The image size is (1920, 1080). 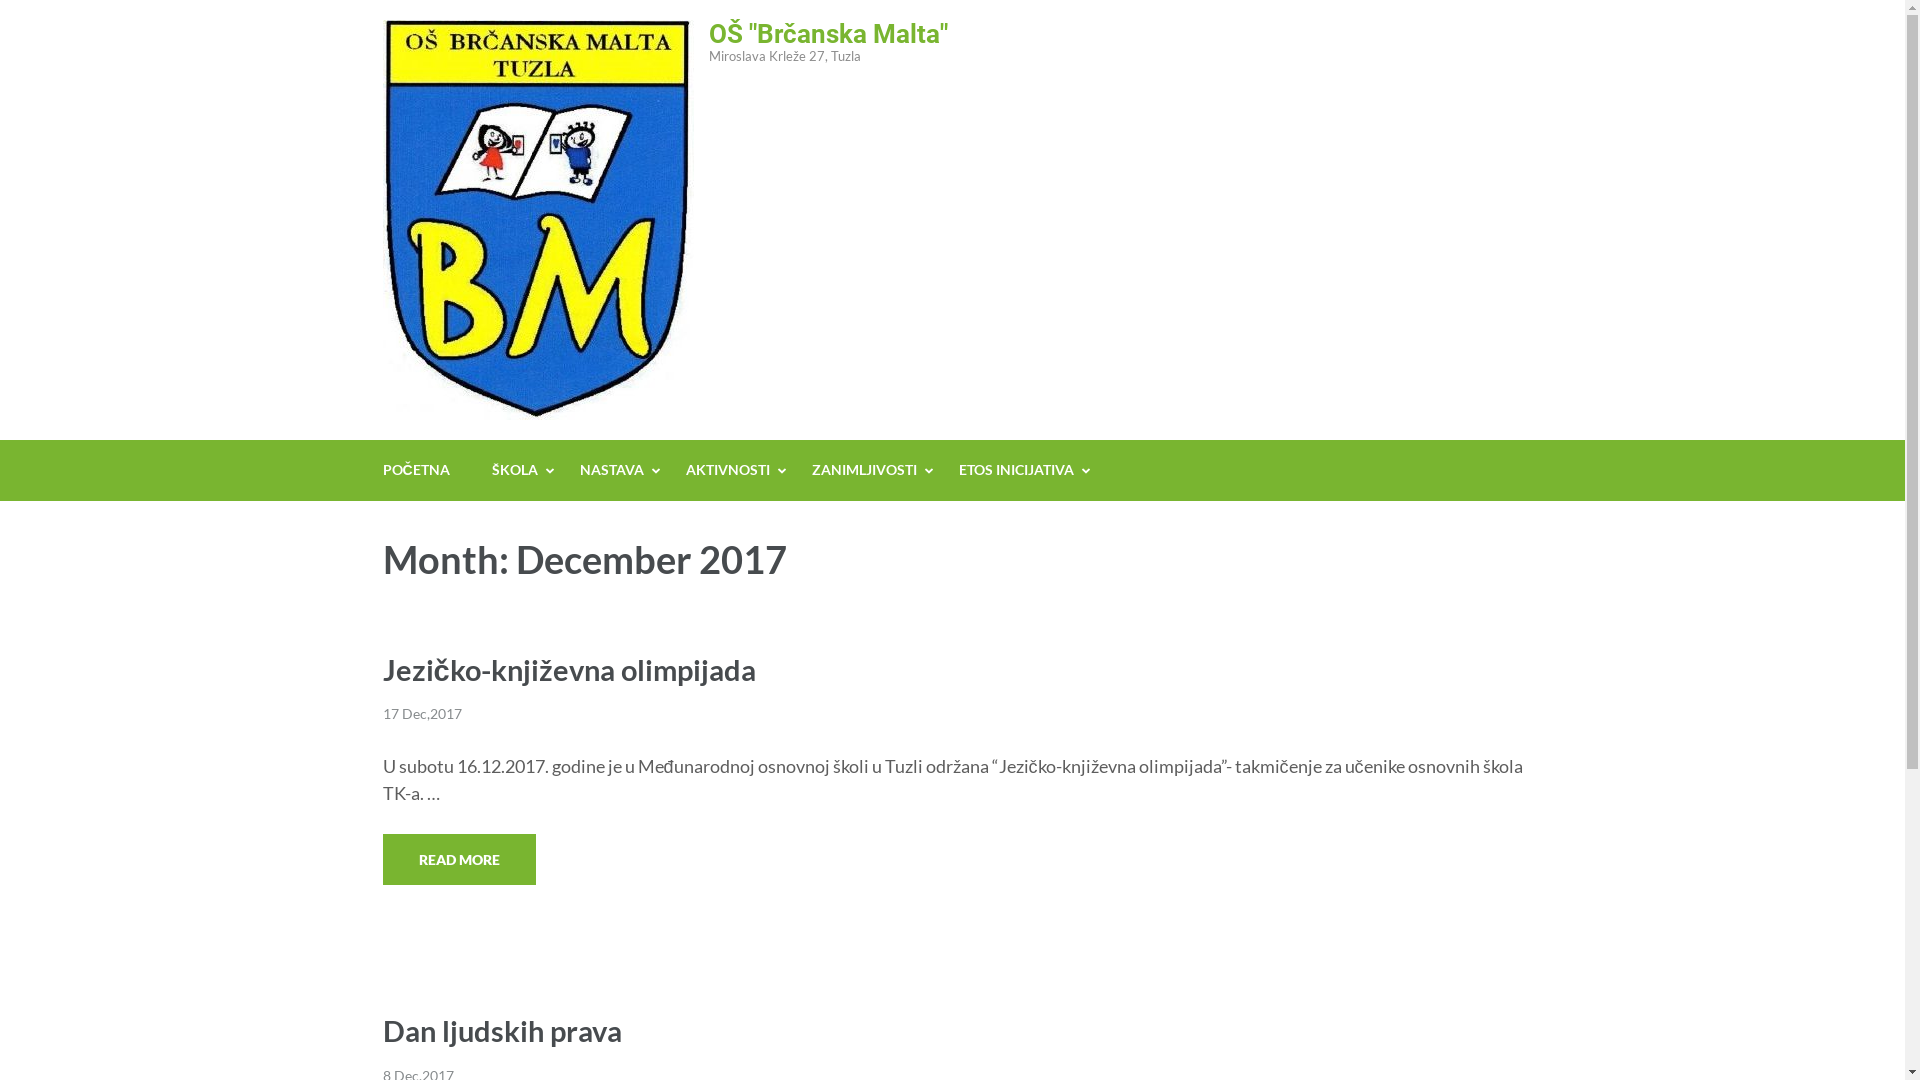 I want to click on 'ZANIMLJIVOSTI', so click(x=864, y=470).